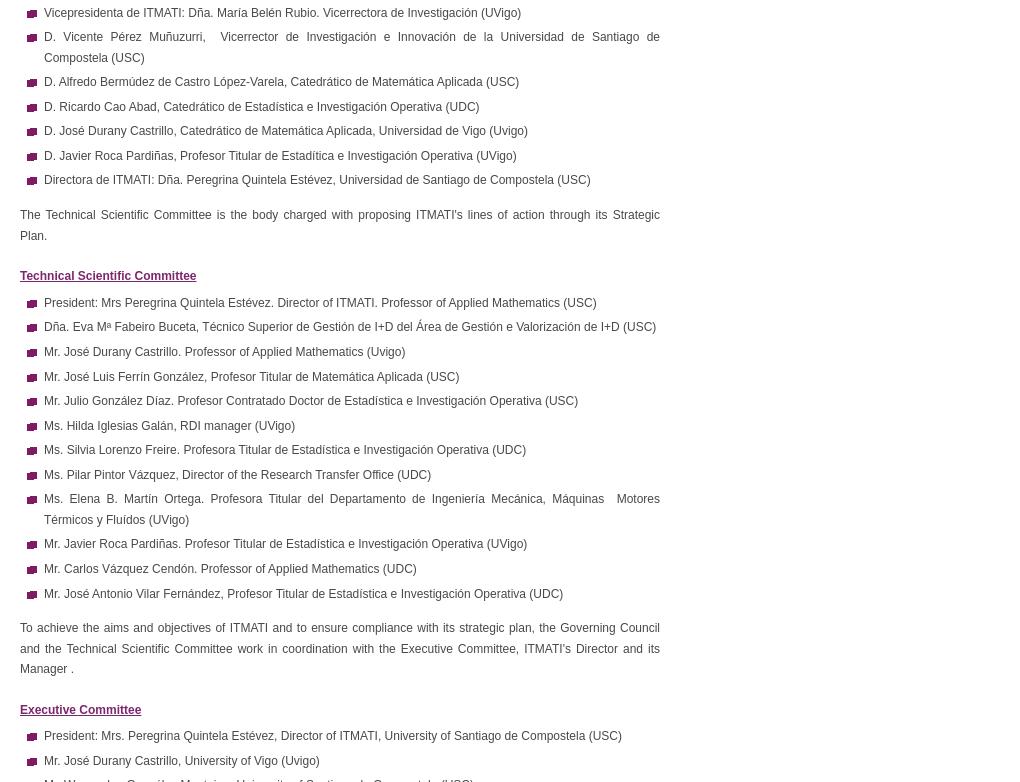 This screenshot has height=782, width=1020. I want to click on 'Executive Committee', so click(80, 707).